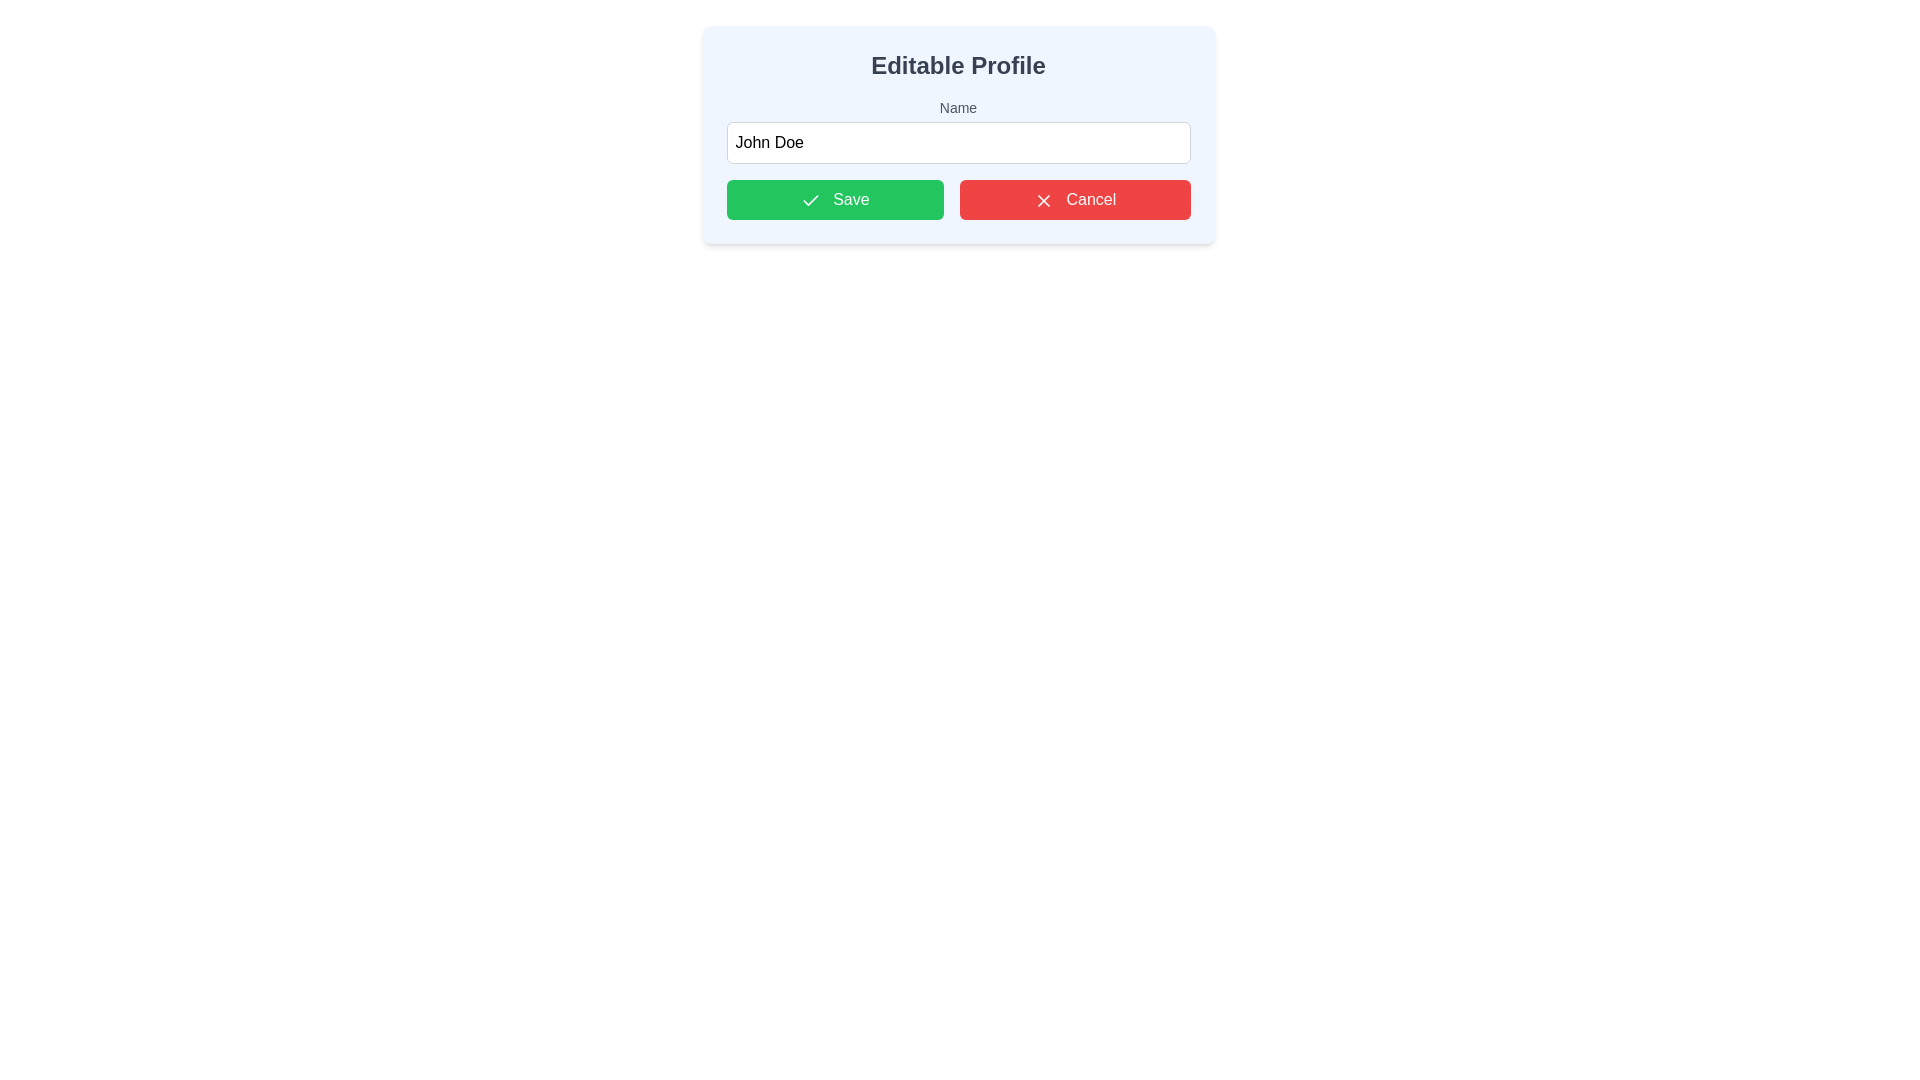 This screenshot has height=1080, width=1920. What do you see at coordinates (1074, 200) in the screenshot?
I see `the cancel button located in the center-right of the button group, adjacent to the 'Save' button in the 'Editable Profile' section` at bounding box center [1074, 200].